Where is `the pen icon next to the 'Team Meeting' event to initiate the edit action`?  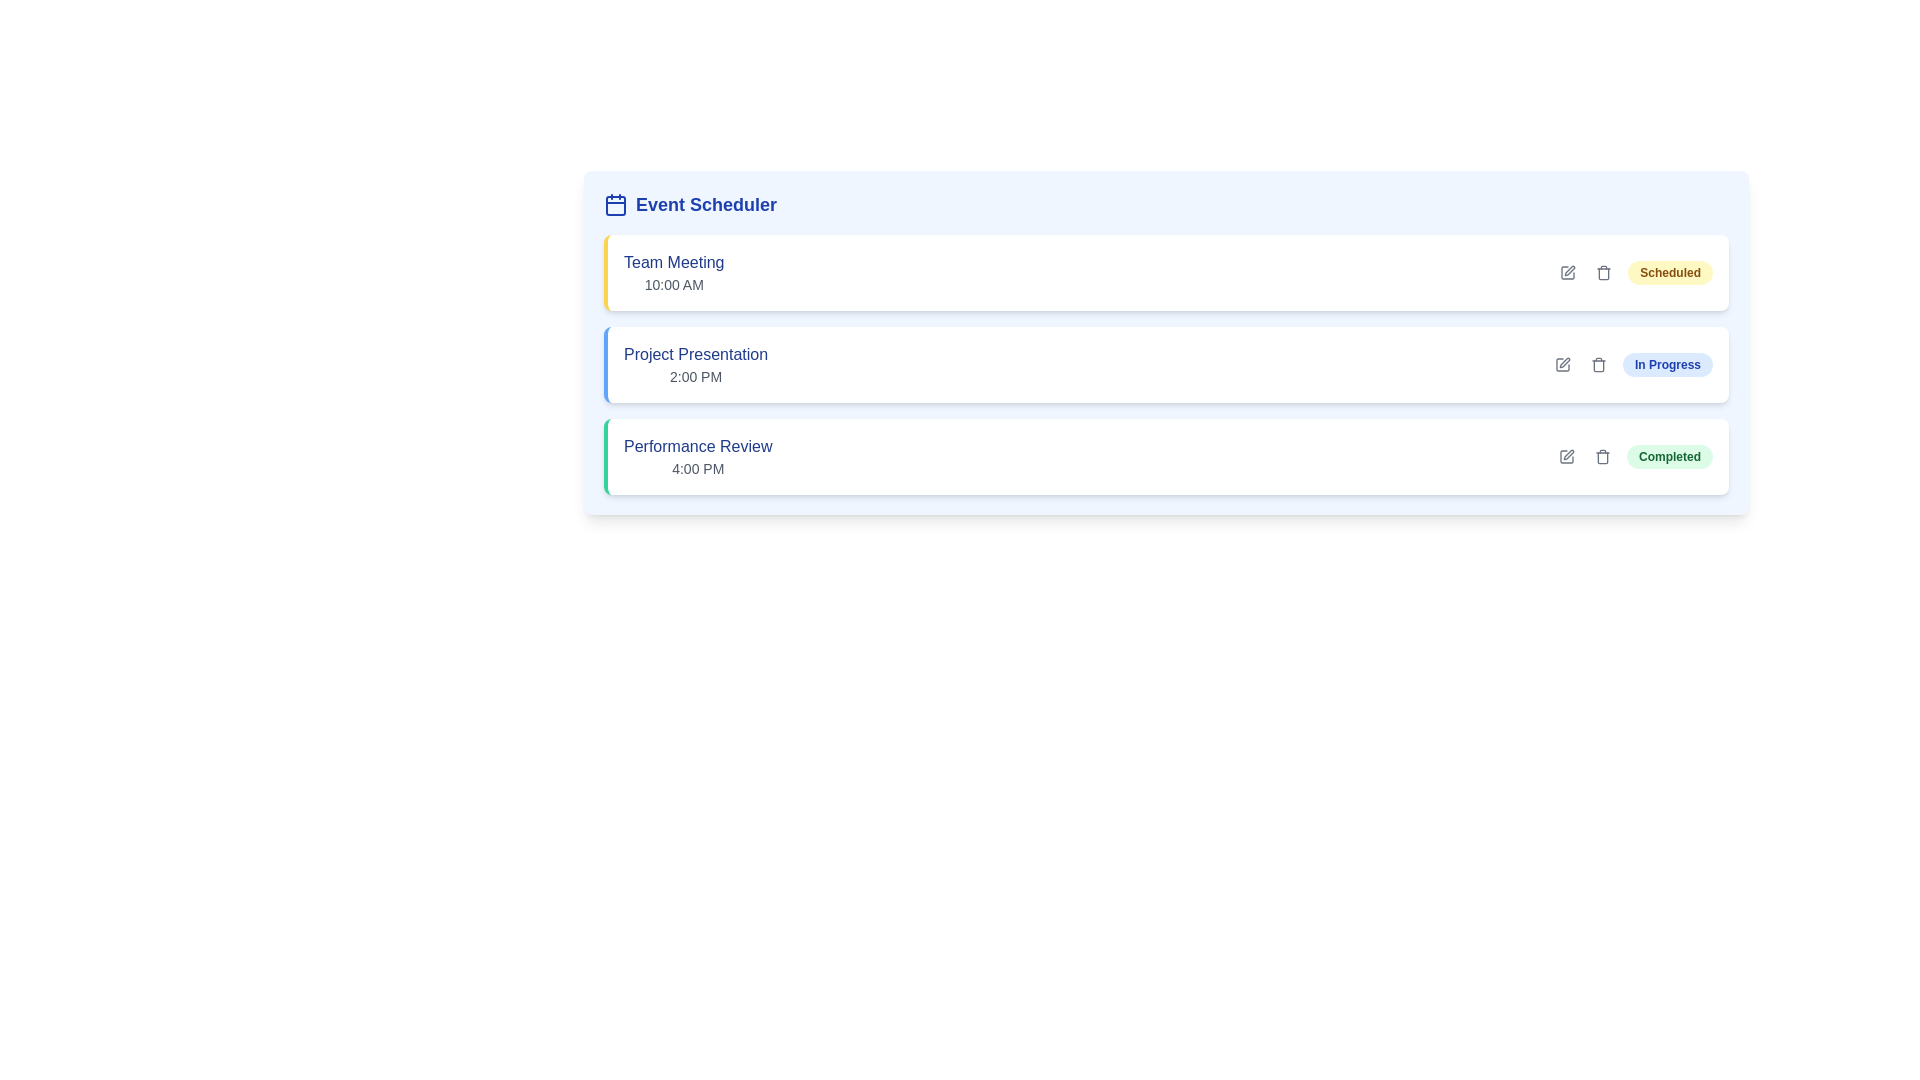
the pen icon next to the 'Team Meeting' event to initiate the edit action is located at coordinates (1568, 270).